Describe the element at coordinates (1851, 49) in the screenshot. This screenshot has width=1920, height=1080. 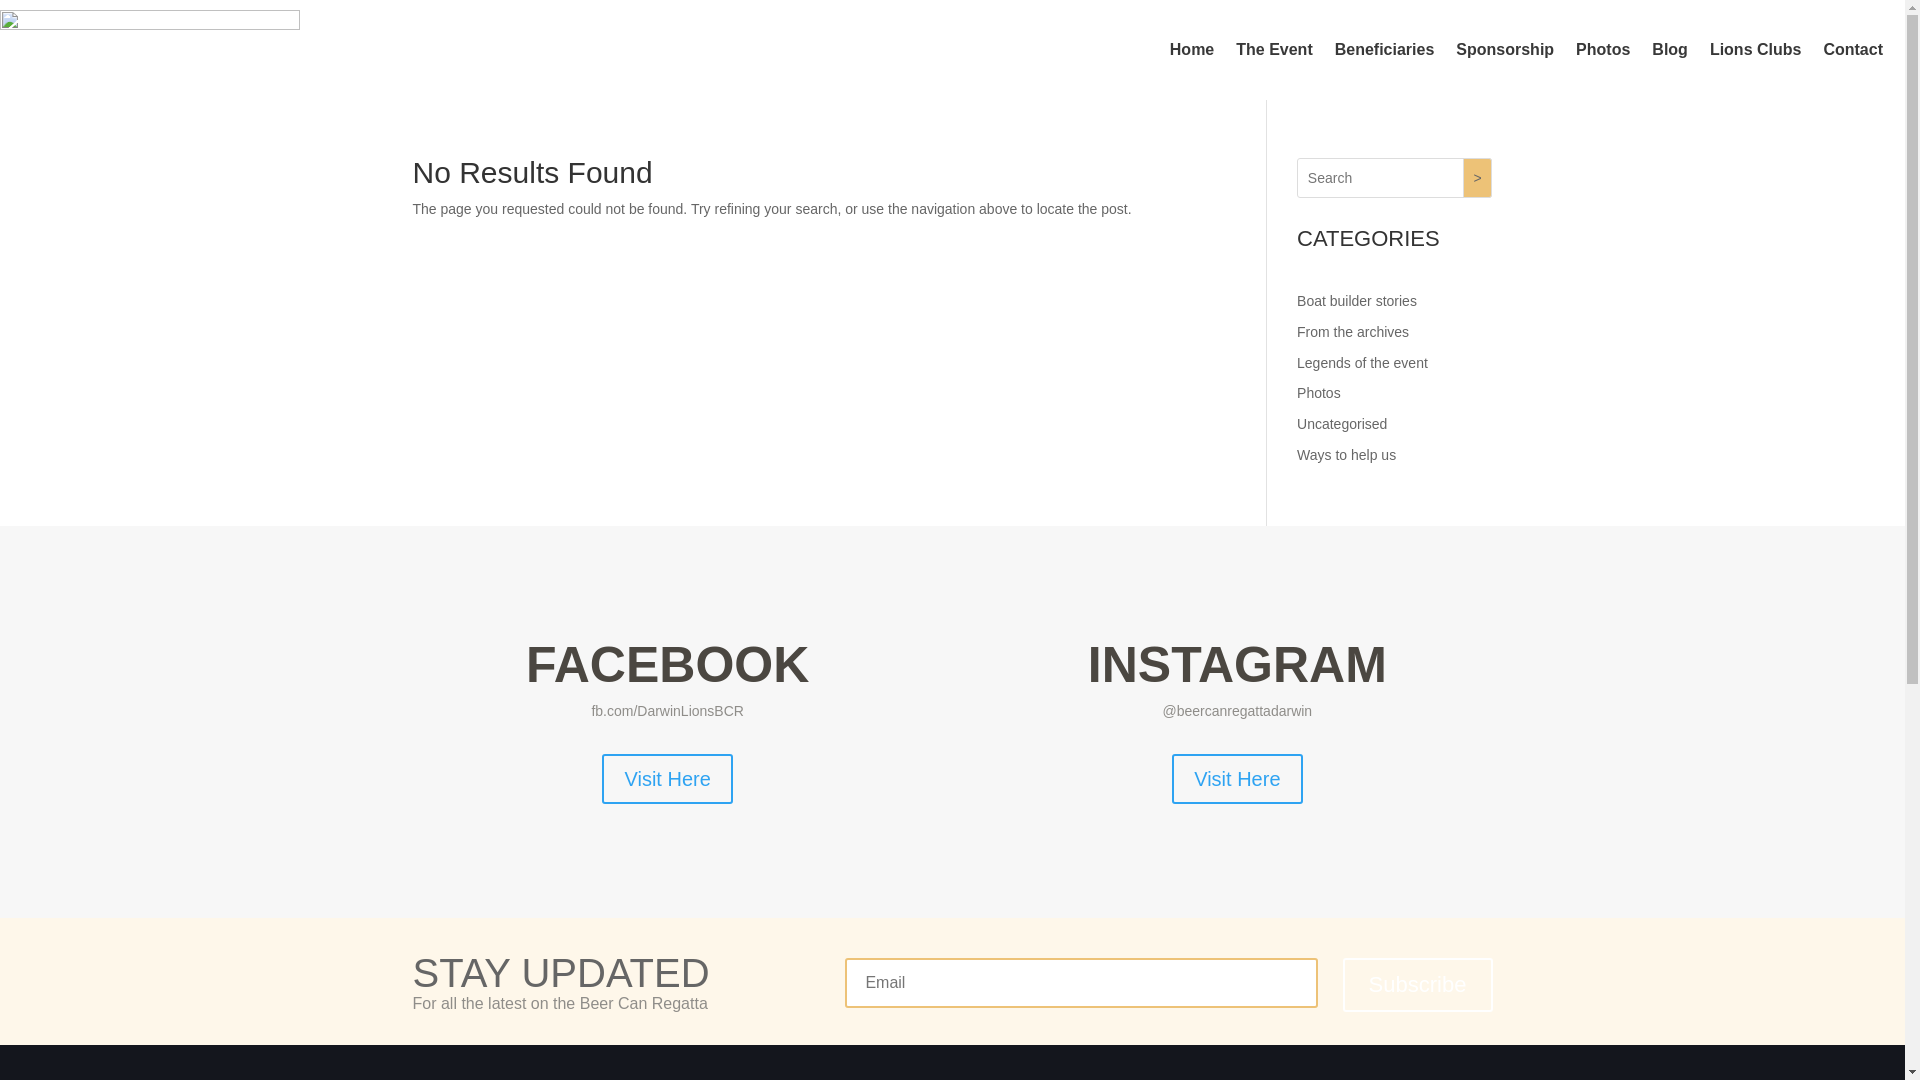
I see `'Contact'` at that location.